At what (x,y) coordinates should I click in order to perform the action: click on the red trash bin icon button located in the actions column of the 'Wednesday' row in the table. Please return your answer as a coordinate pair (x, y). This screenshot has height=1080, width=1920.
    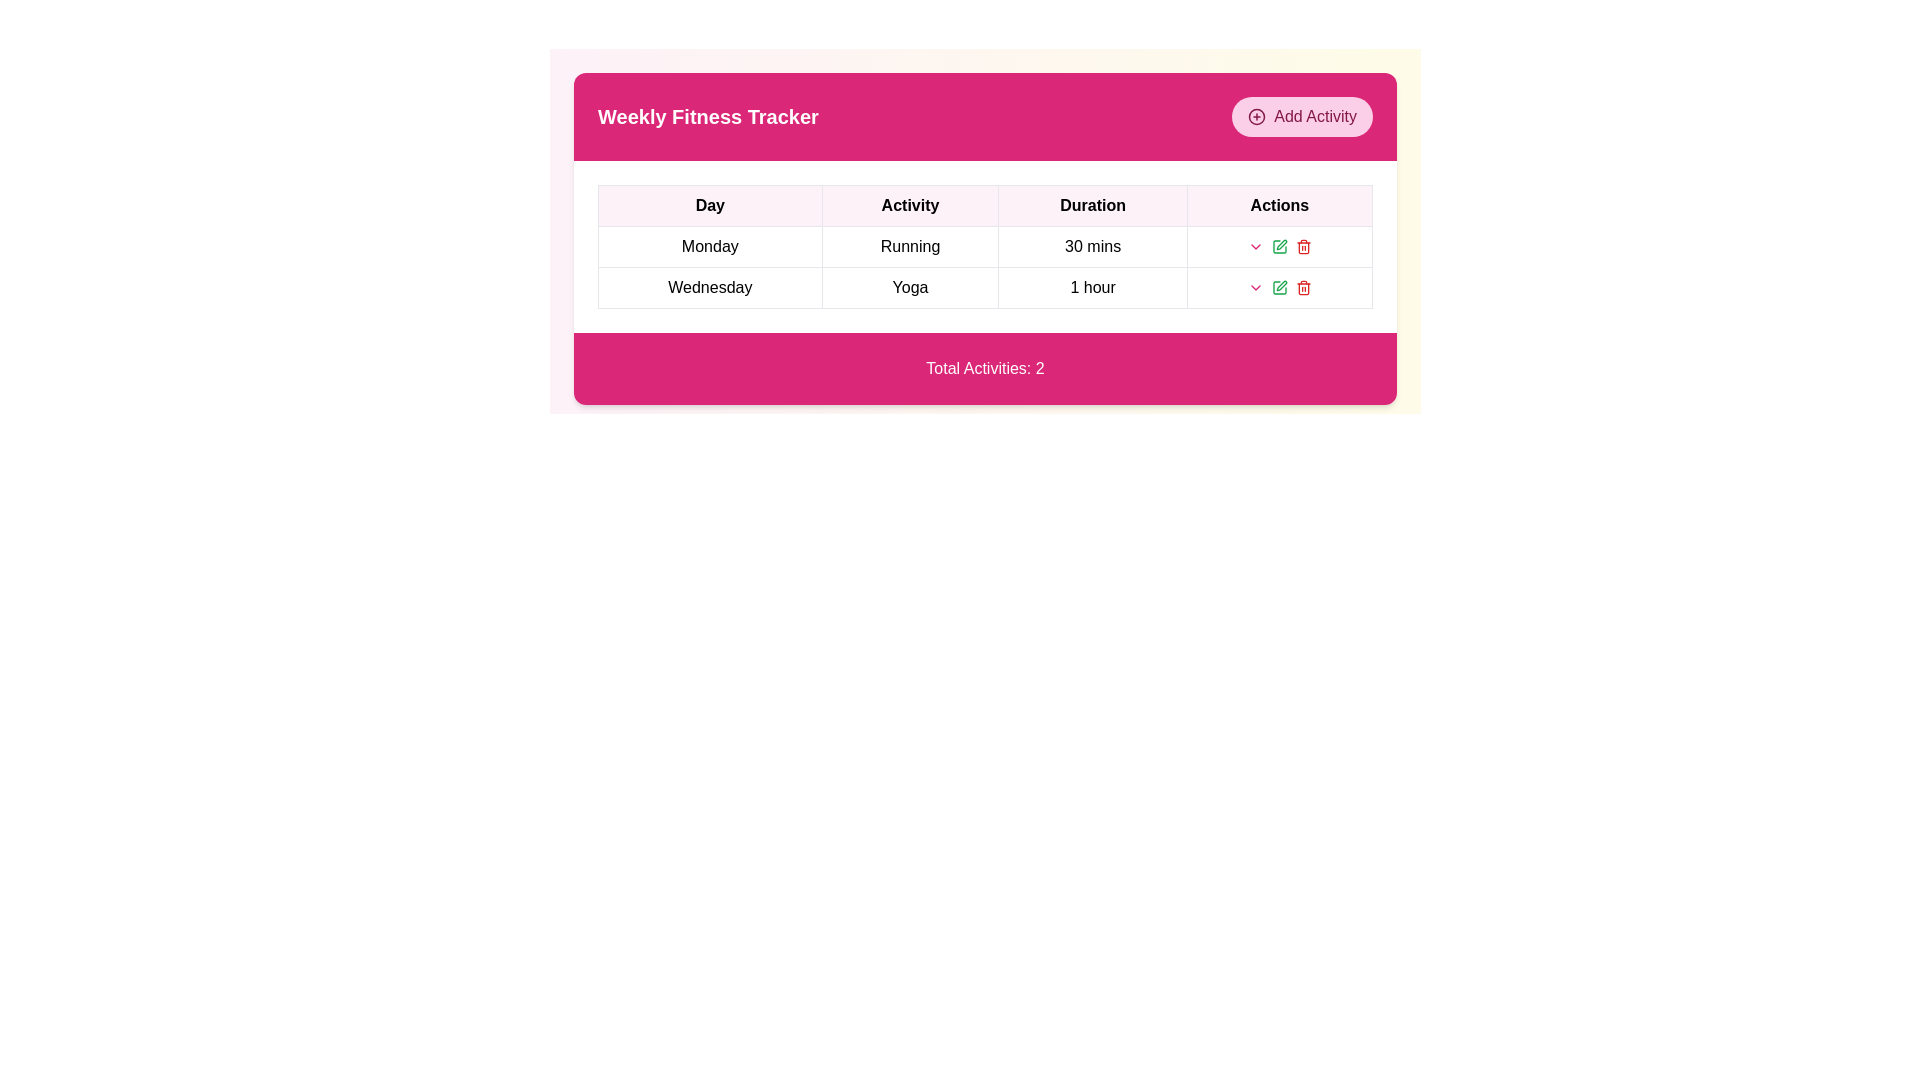
    Looking at the image, I should click on (1303, 245).